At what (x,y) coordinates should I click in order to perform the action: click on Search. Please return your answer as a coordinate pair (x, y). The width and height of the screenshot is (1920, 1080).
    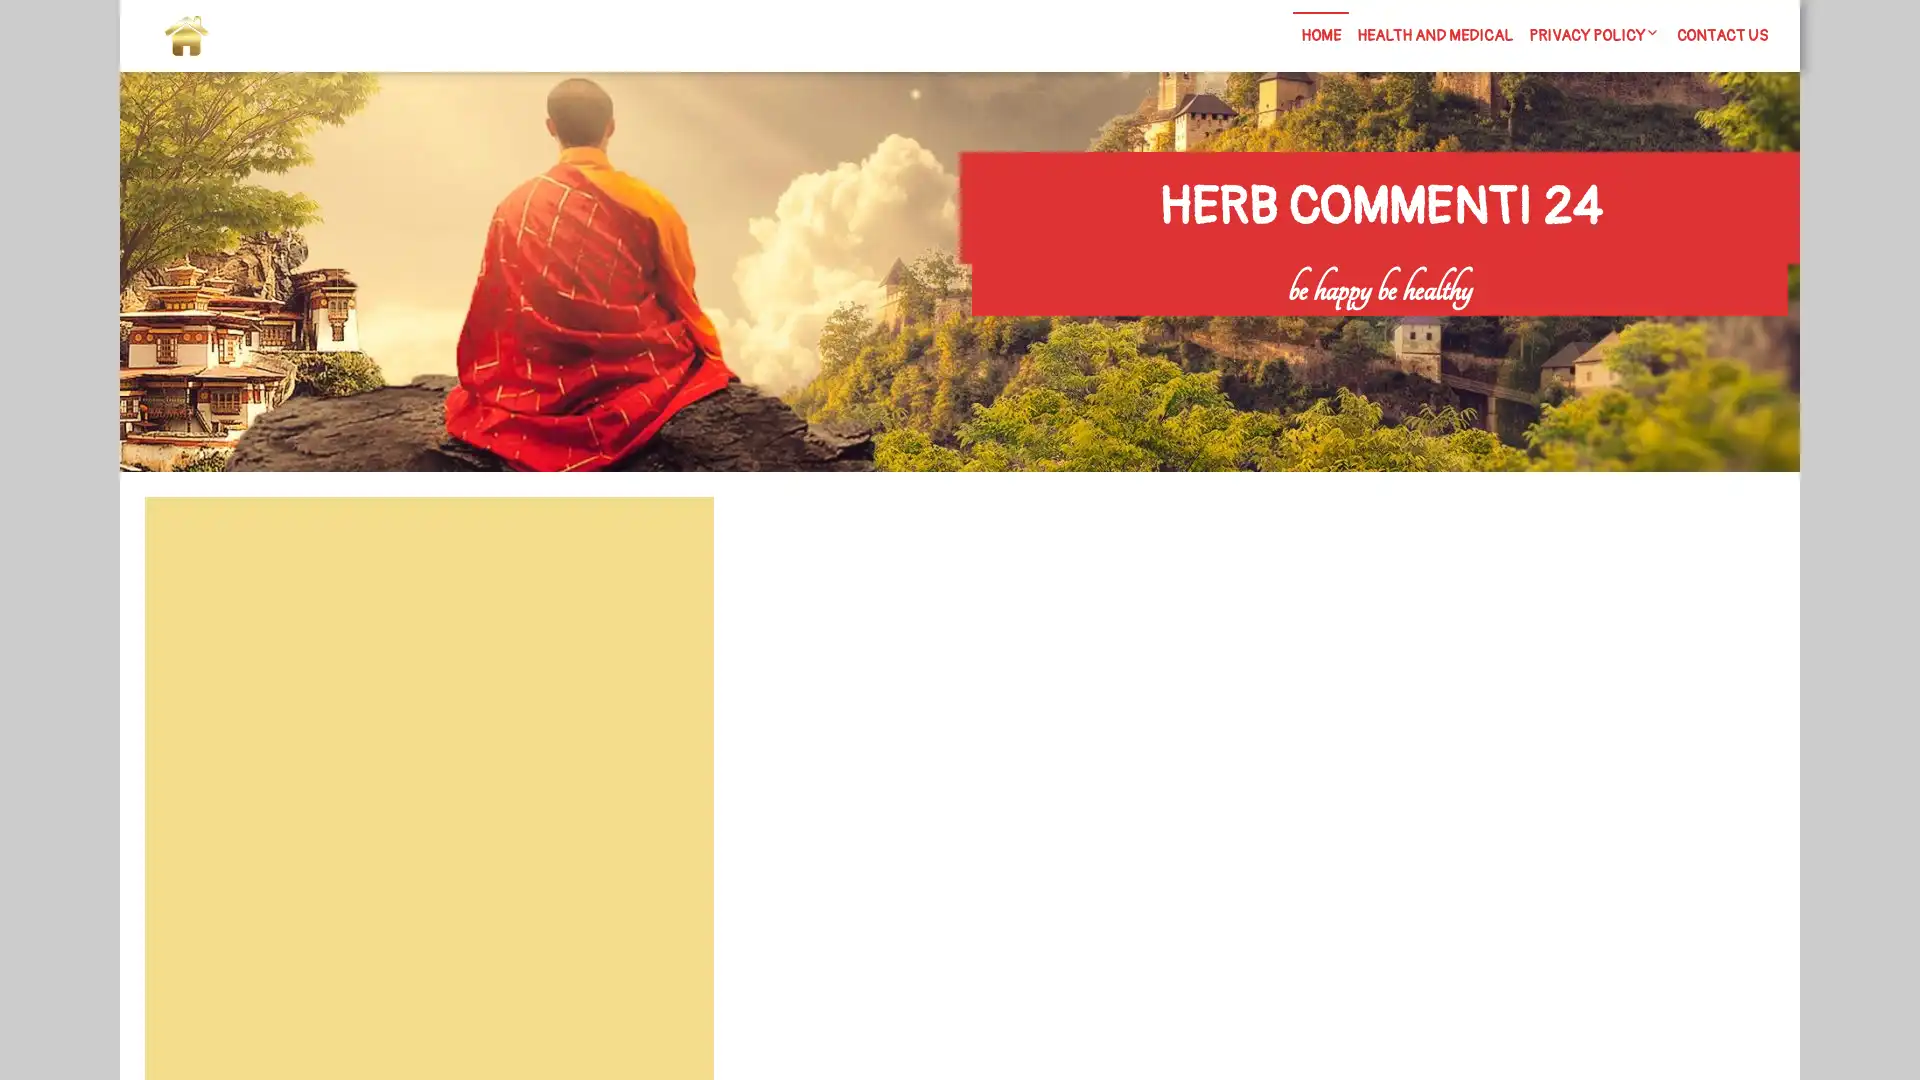
    Looking at the image, I should click on (667, 545).